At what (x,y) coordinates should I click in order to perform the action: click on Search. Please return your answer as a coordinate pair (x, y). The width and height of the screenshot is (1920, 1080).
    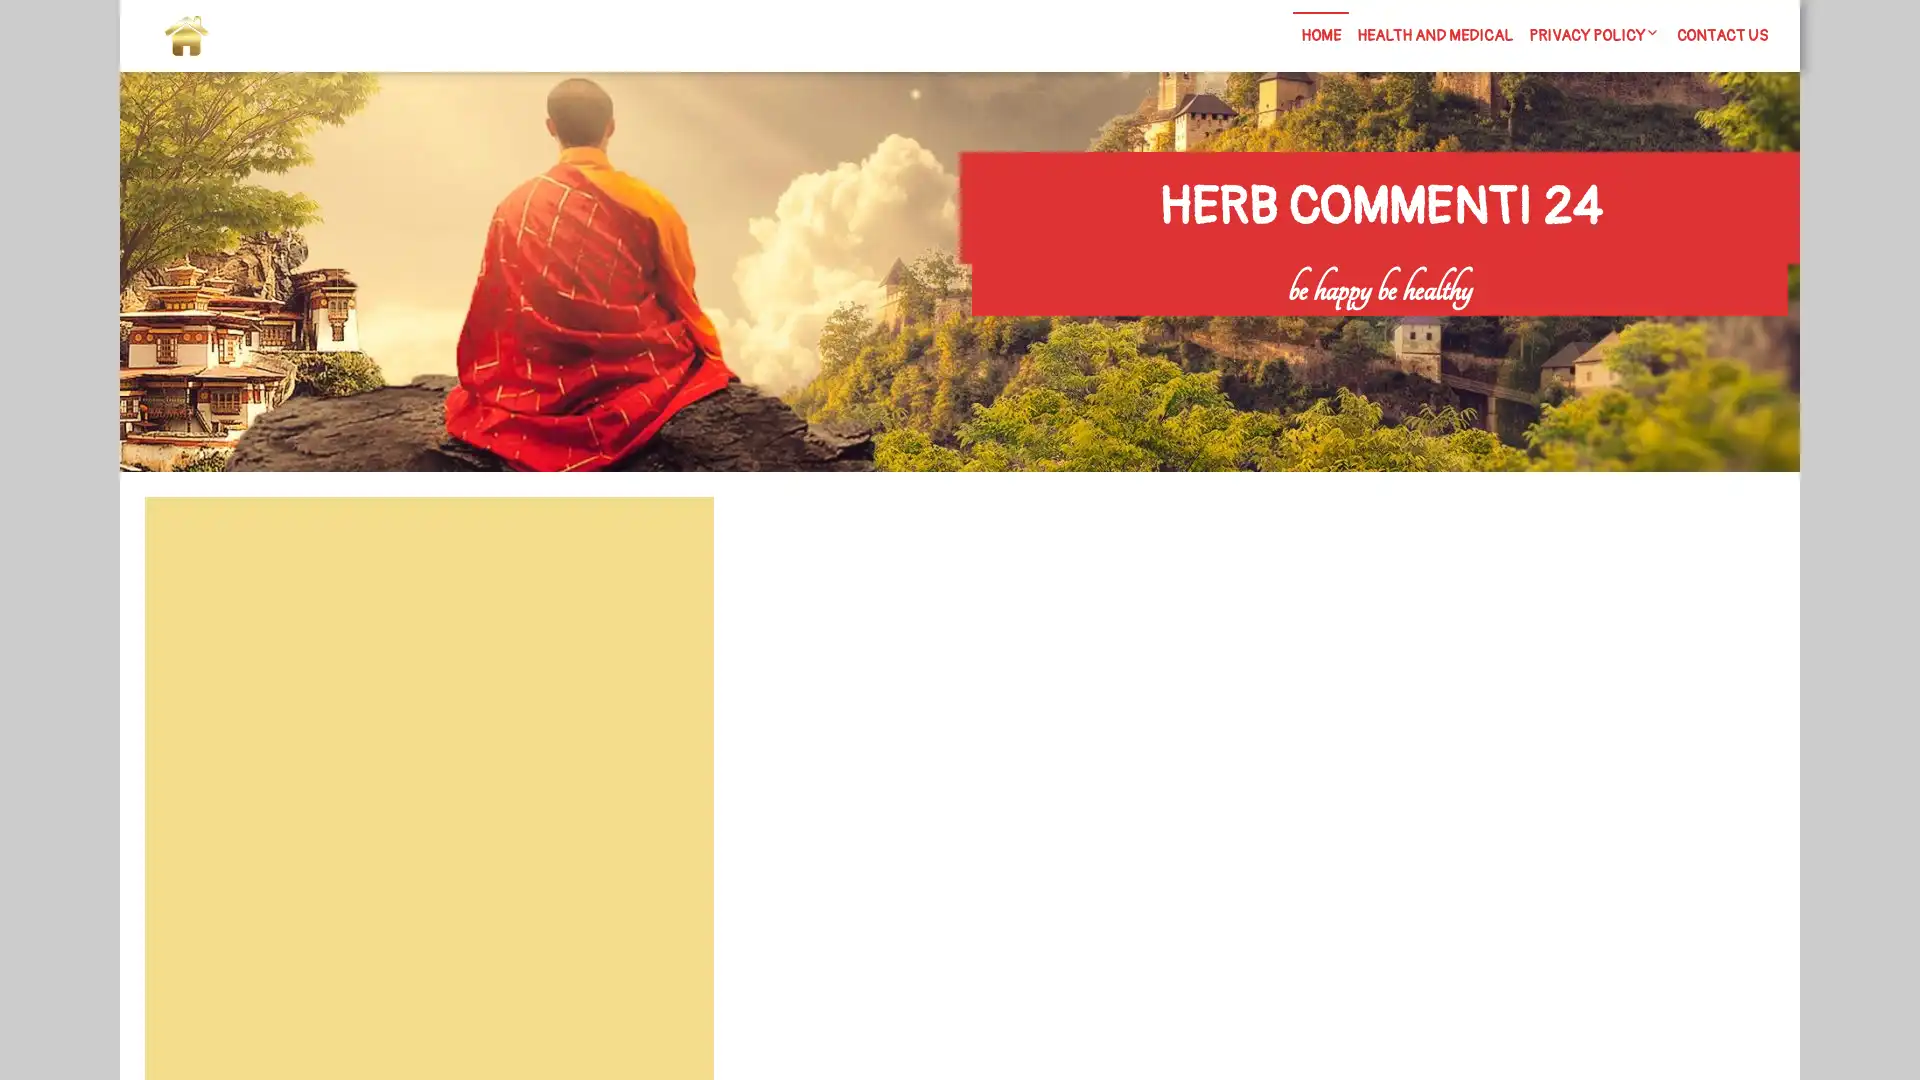
    Looking at the image, I should click on (667, 545).